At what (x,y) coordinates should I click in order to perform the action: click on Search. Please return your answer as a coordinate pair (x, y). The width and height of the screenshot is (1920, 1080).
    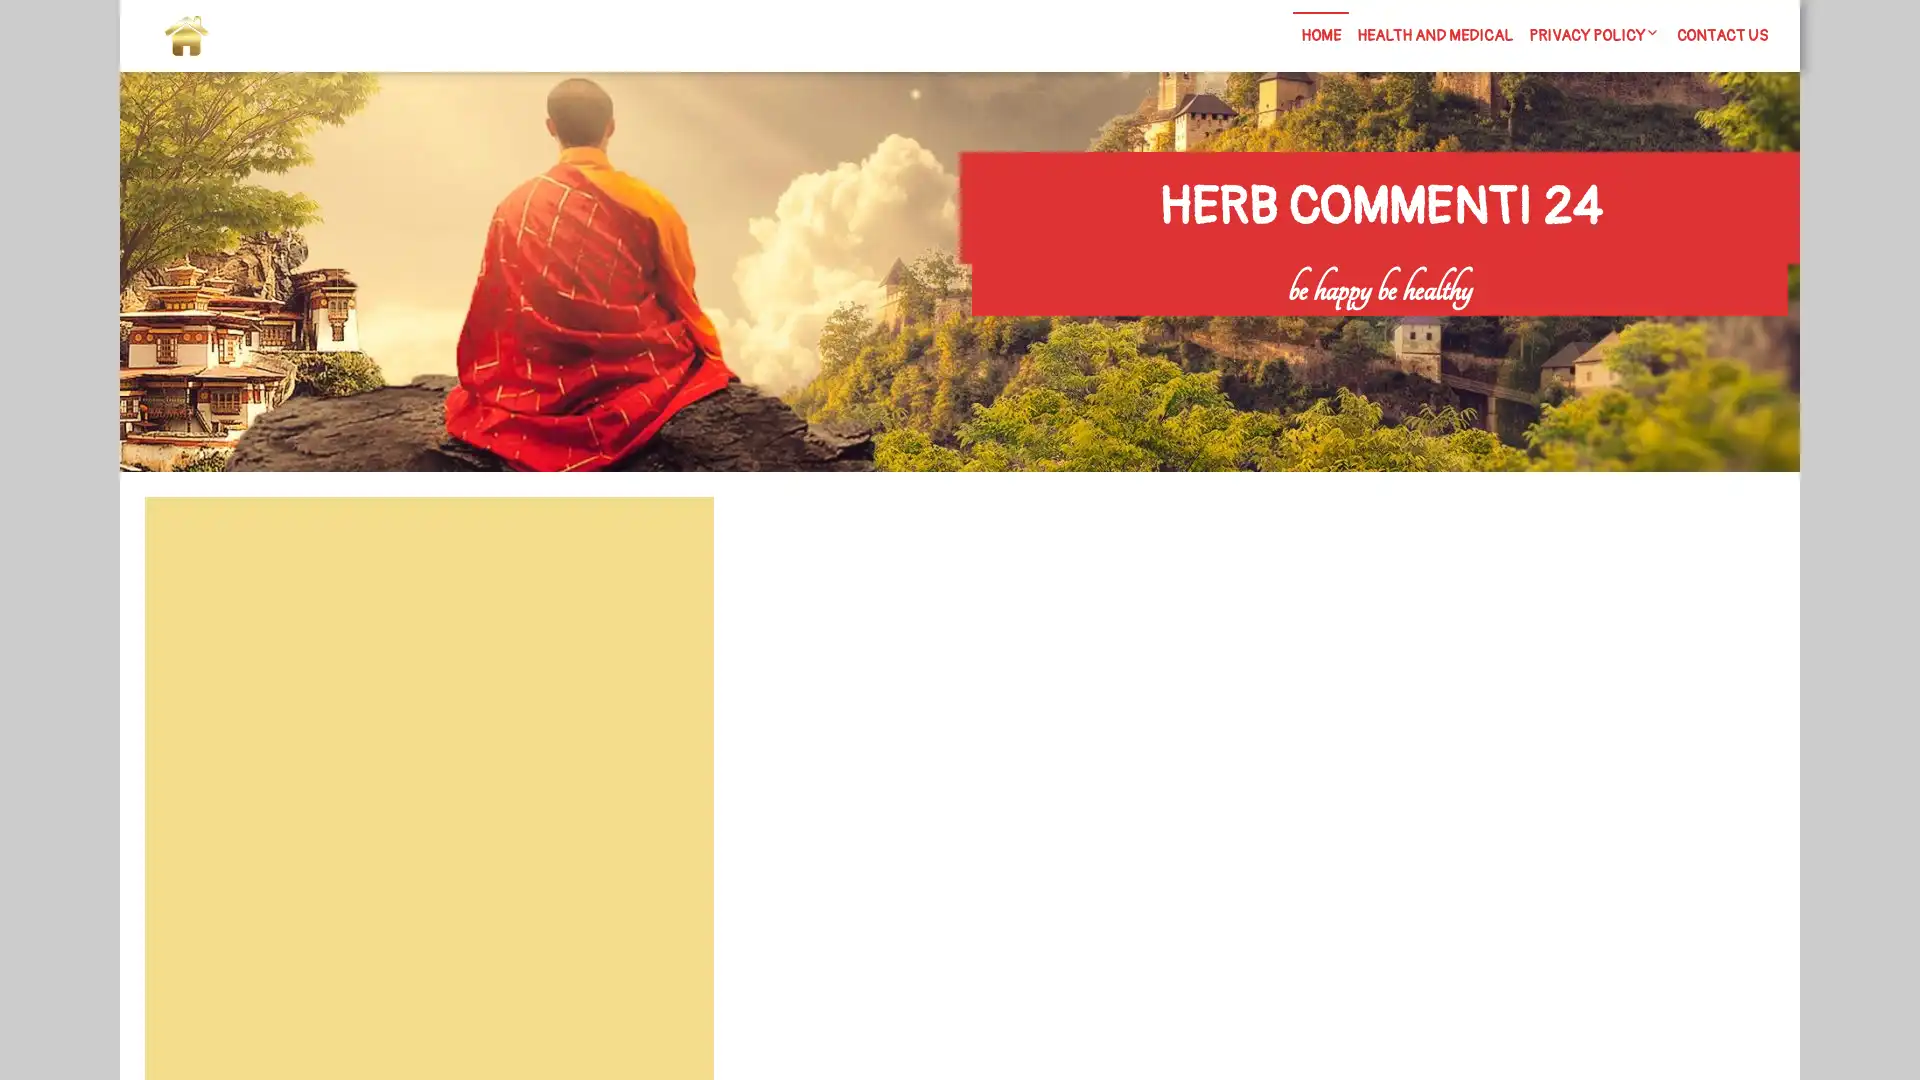
    Looking at the image, I should click on (667, 545).